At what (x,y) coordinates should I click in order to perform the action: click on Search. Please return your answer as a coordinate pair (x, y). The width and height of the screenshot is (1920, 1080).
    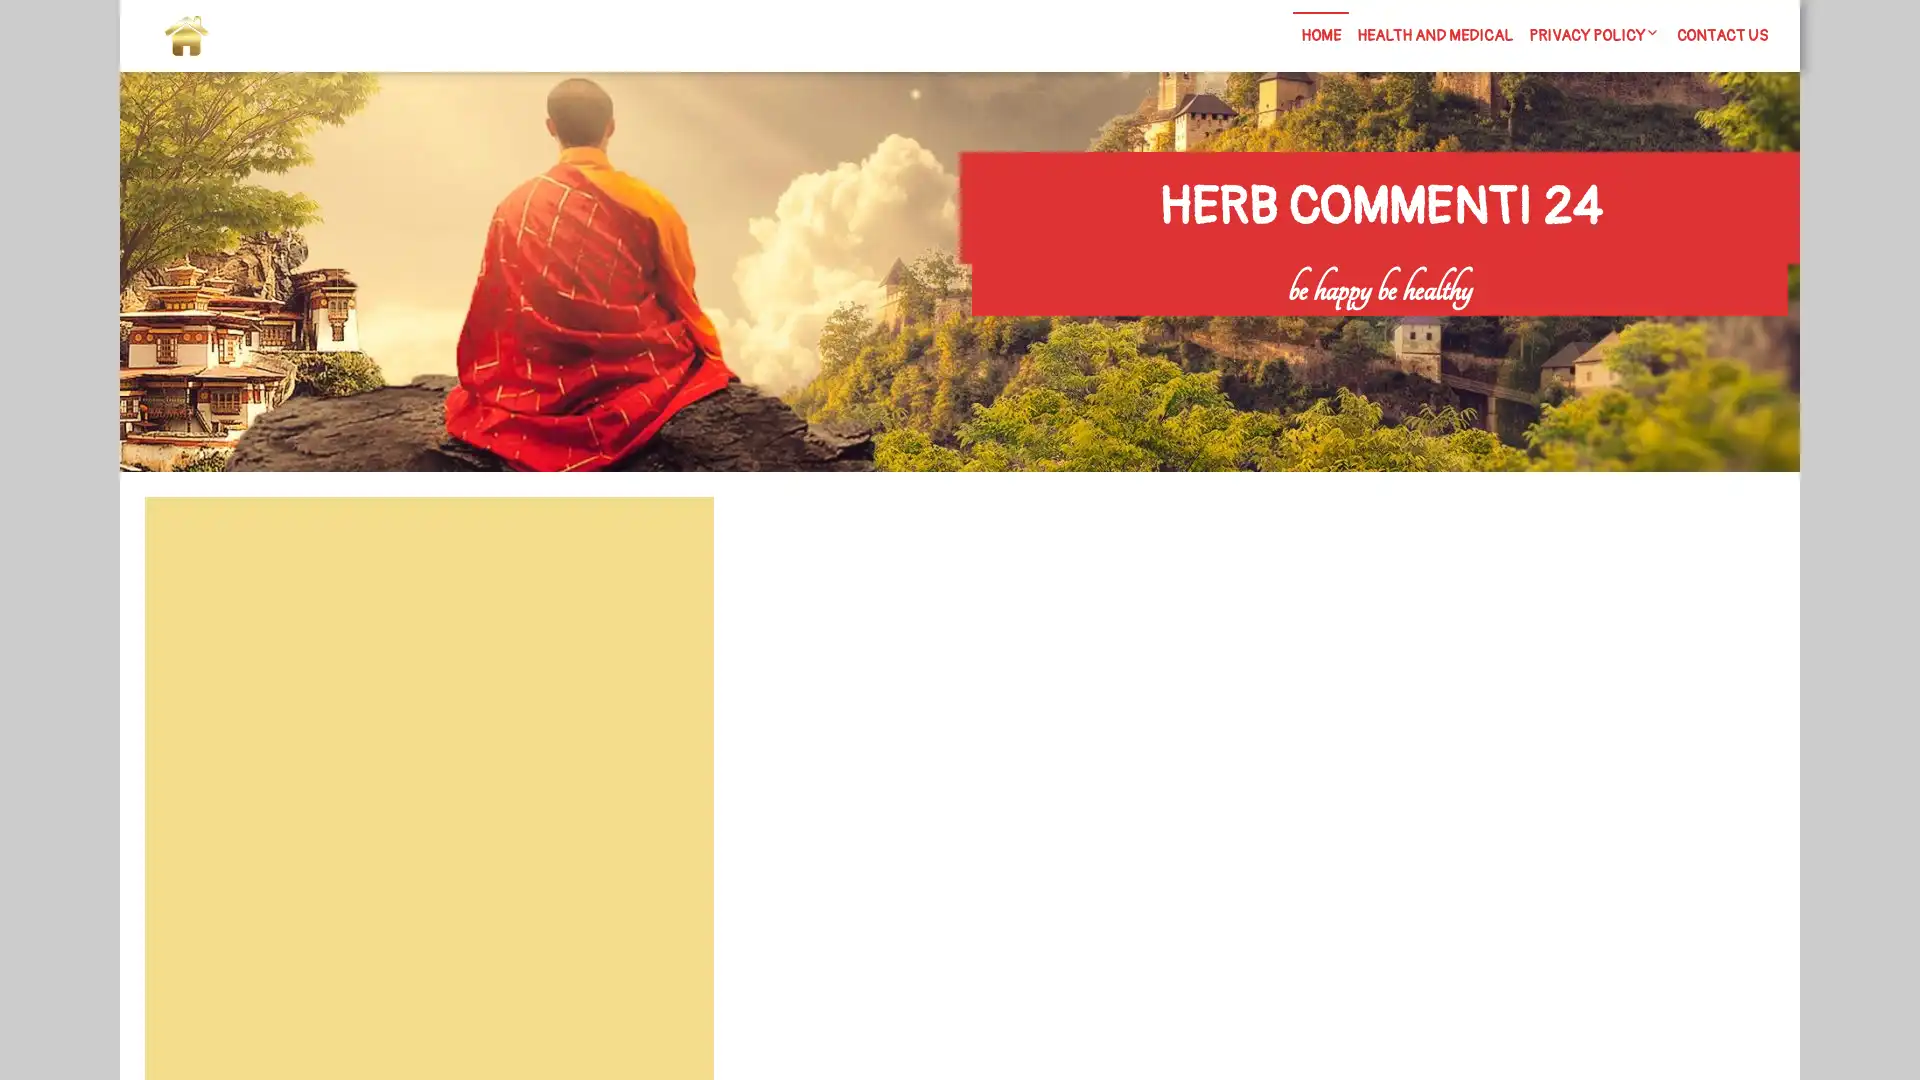
    Looking at the image, I should click on (667, 545).